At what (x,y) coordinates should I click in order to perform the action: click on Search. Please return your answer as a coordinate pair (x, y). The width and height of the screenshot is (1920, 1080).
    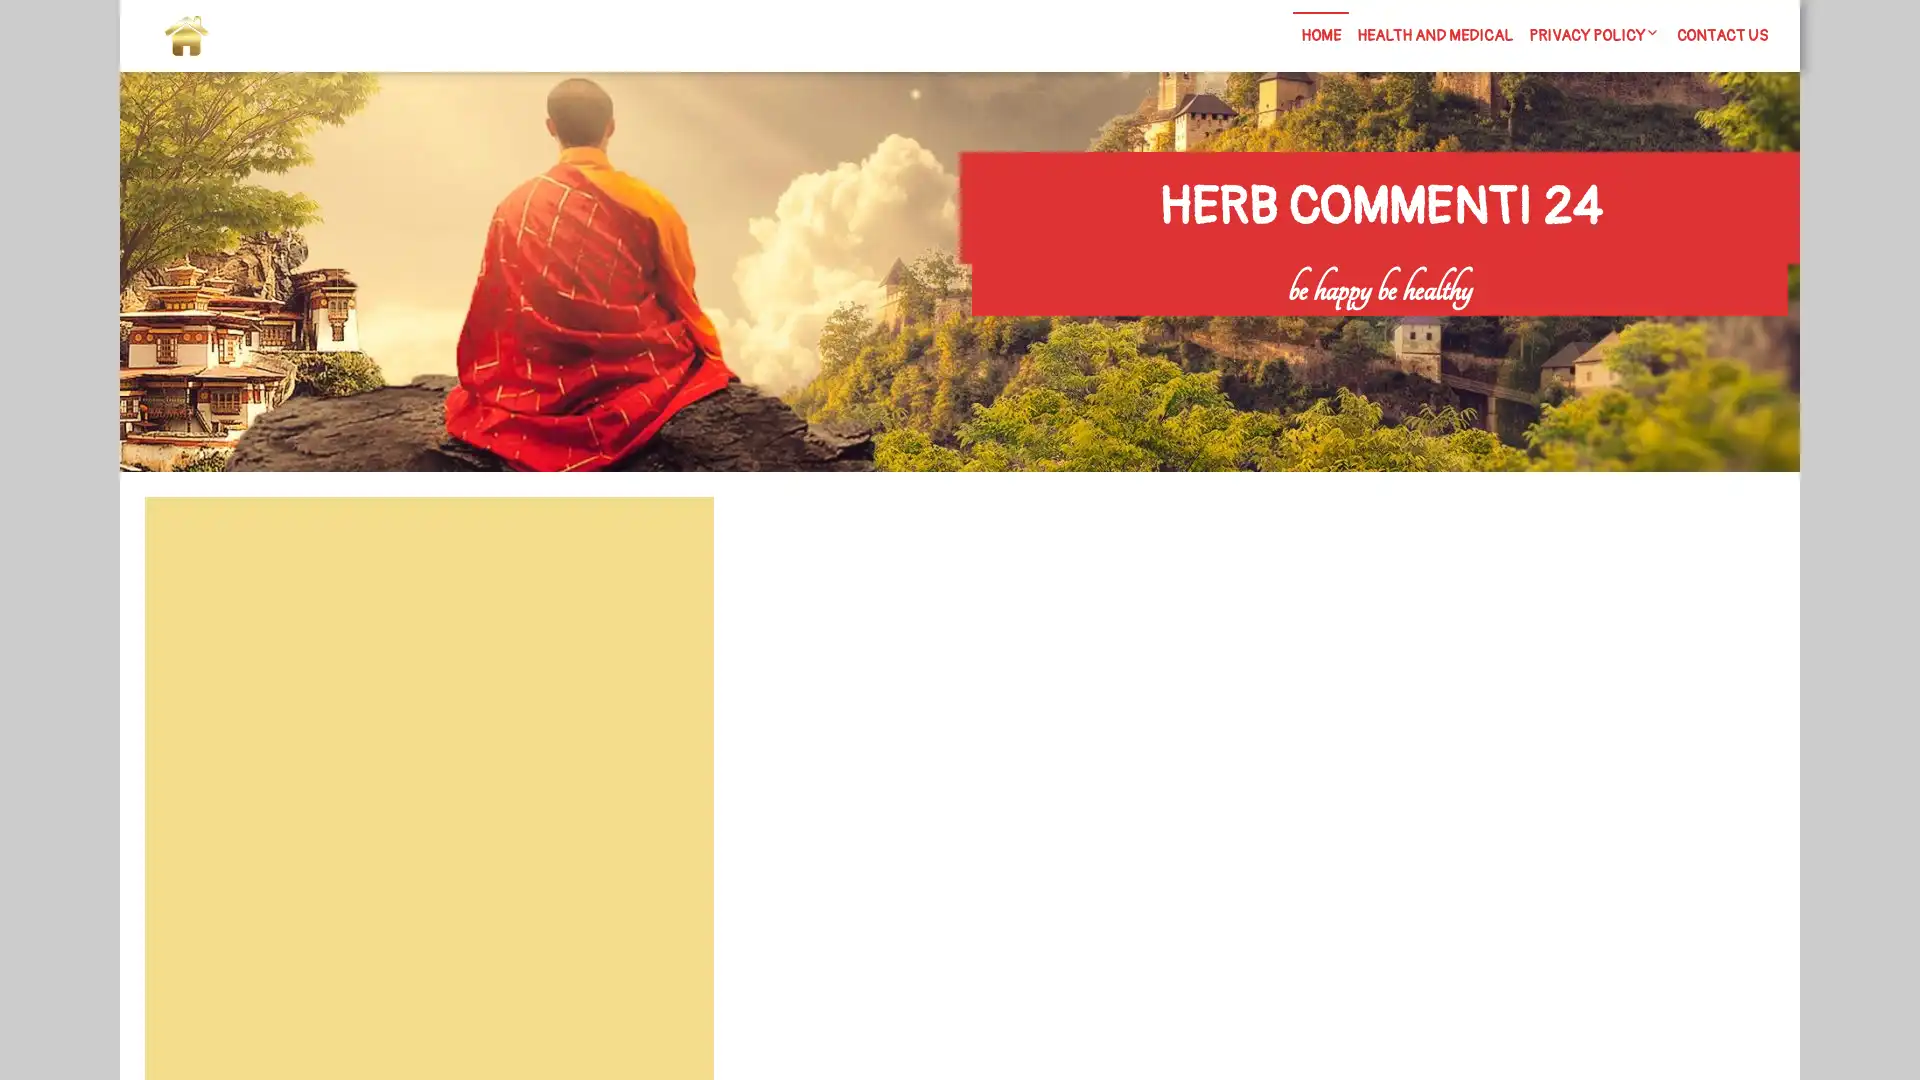
    Looking at the image, I should click on (667, 545).